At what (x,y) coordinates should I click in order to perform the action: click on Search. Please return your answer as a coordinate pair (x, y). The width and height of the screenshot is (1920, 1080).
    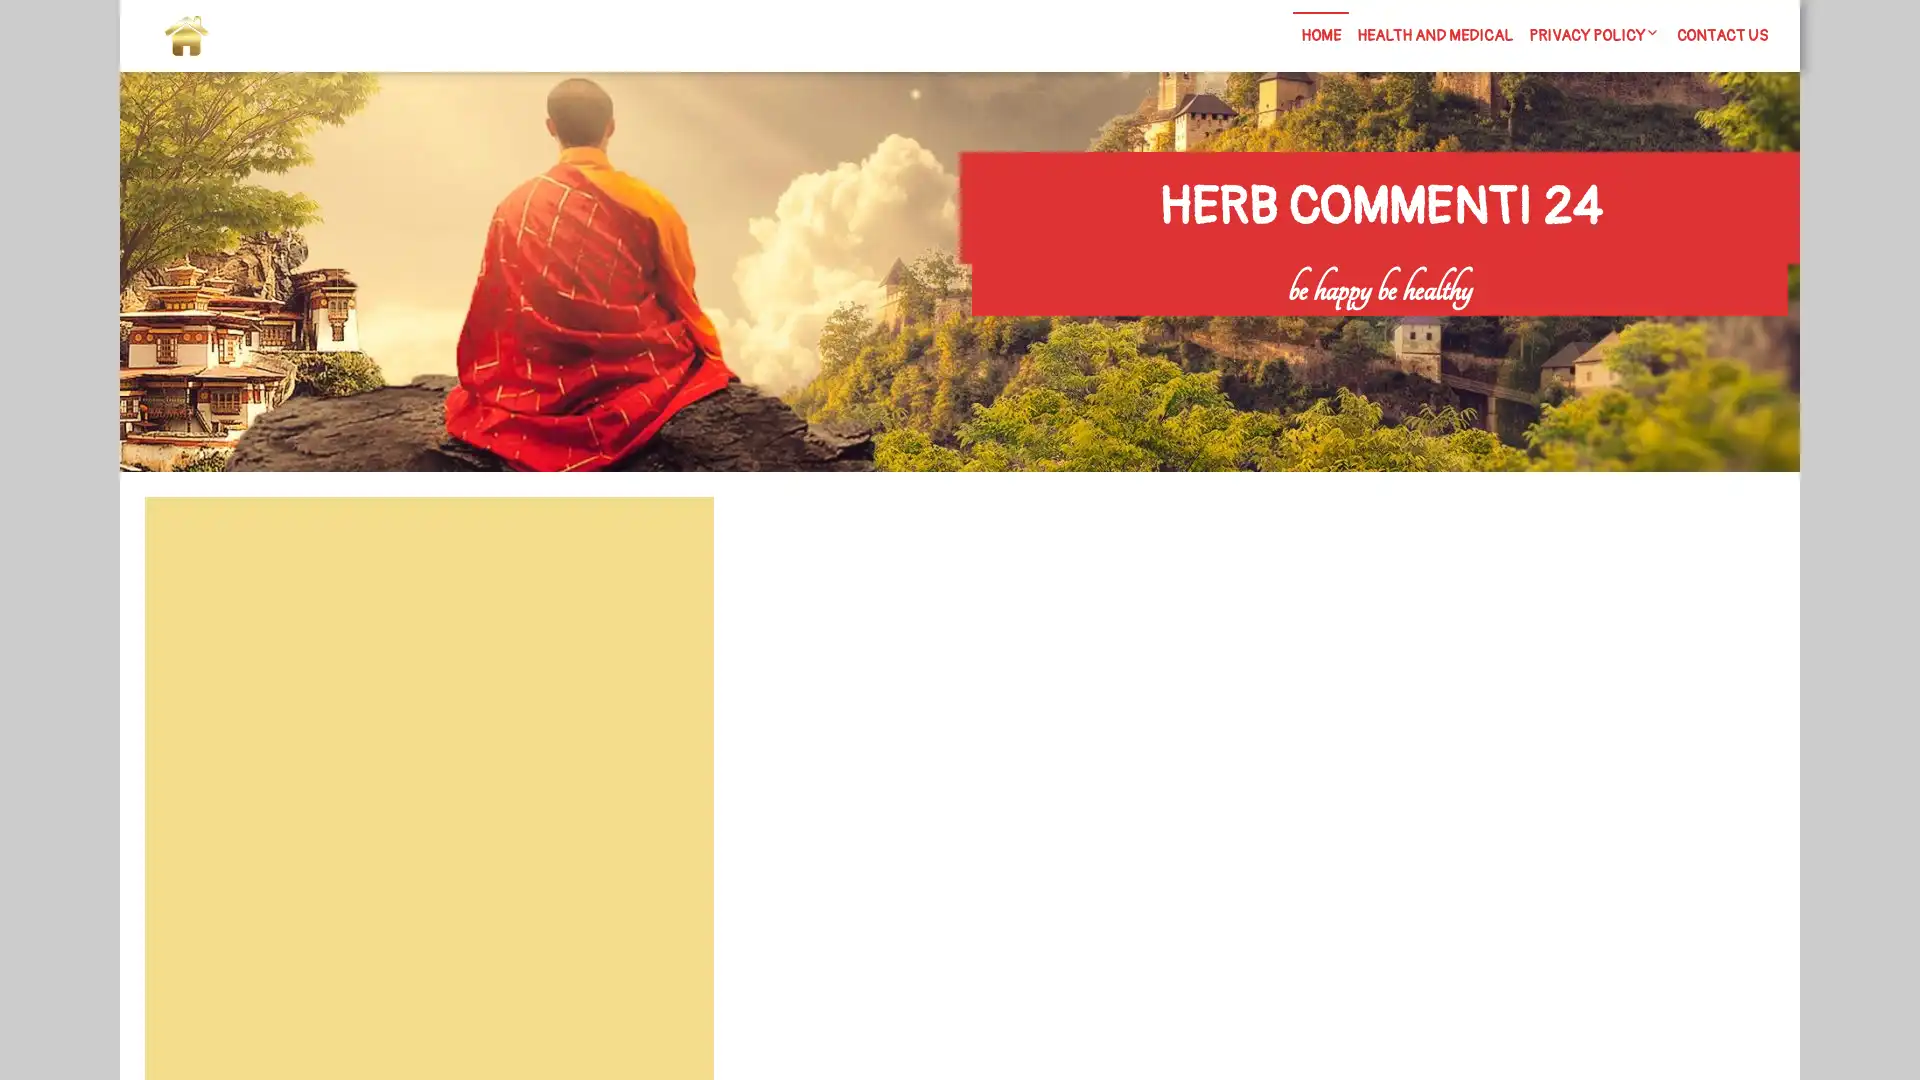
    Looking at the image, I should click on (667, 545).